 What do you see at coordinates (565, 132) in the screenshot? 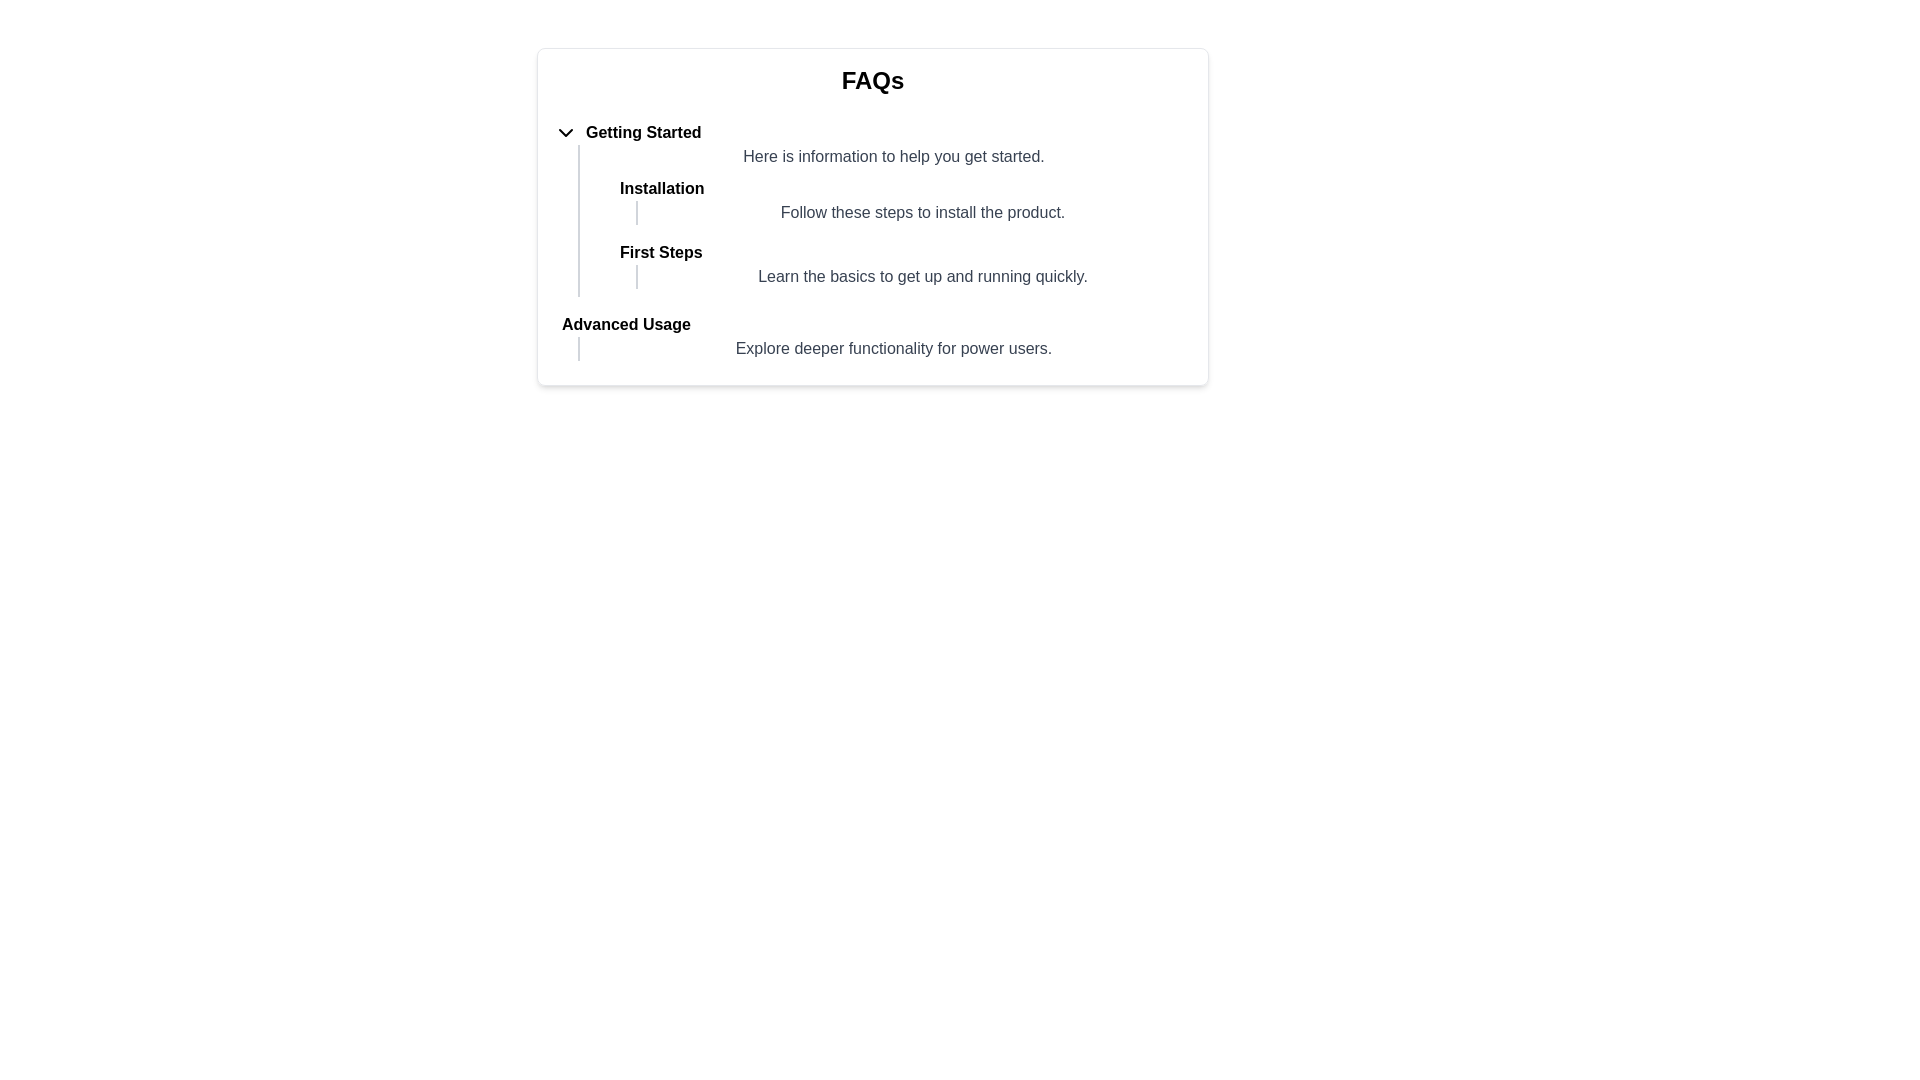
I see `the icon button located to the left of the 'Getting Started' text` at bounding box center [565, 132].